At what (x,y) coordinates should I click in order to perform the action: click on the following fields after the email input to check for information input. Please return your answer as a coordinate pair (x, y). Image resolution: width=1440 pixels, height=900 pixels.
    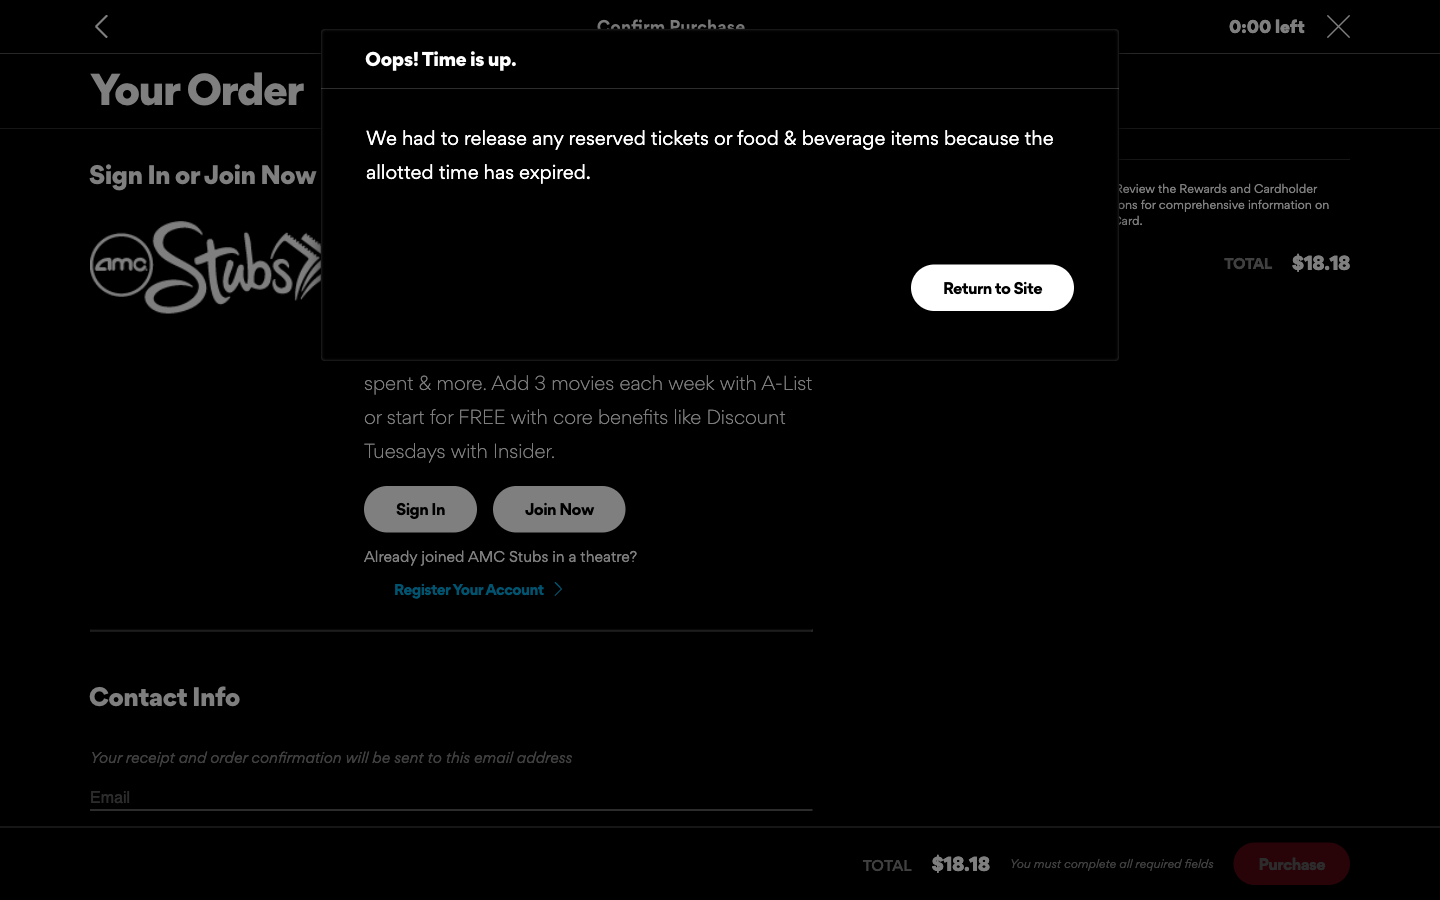
    Looking at the image, I should click on (451, 797).